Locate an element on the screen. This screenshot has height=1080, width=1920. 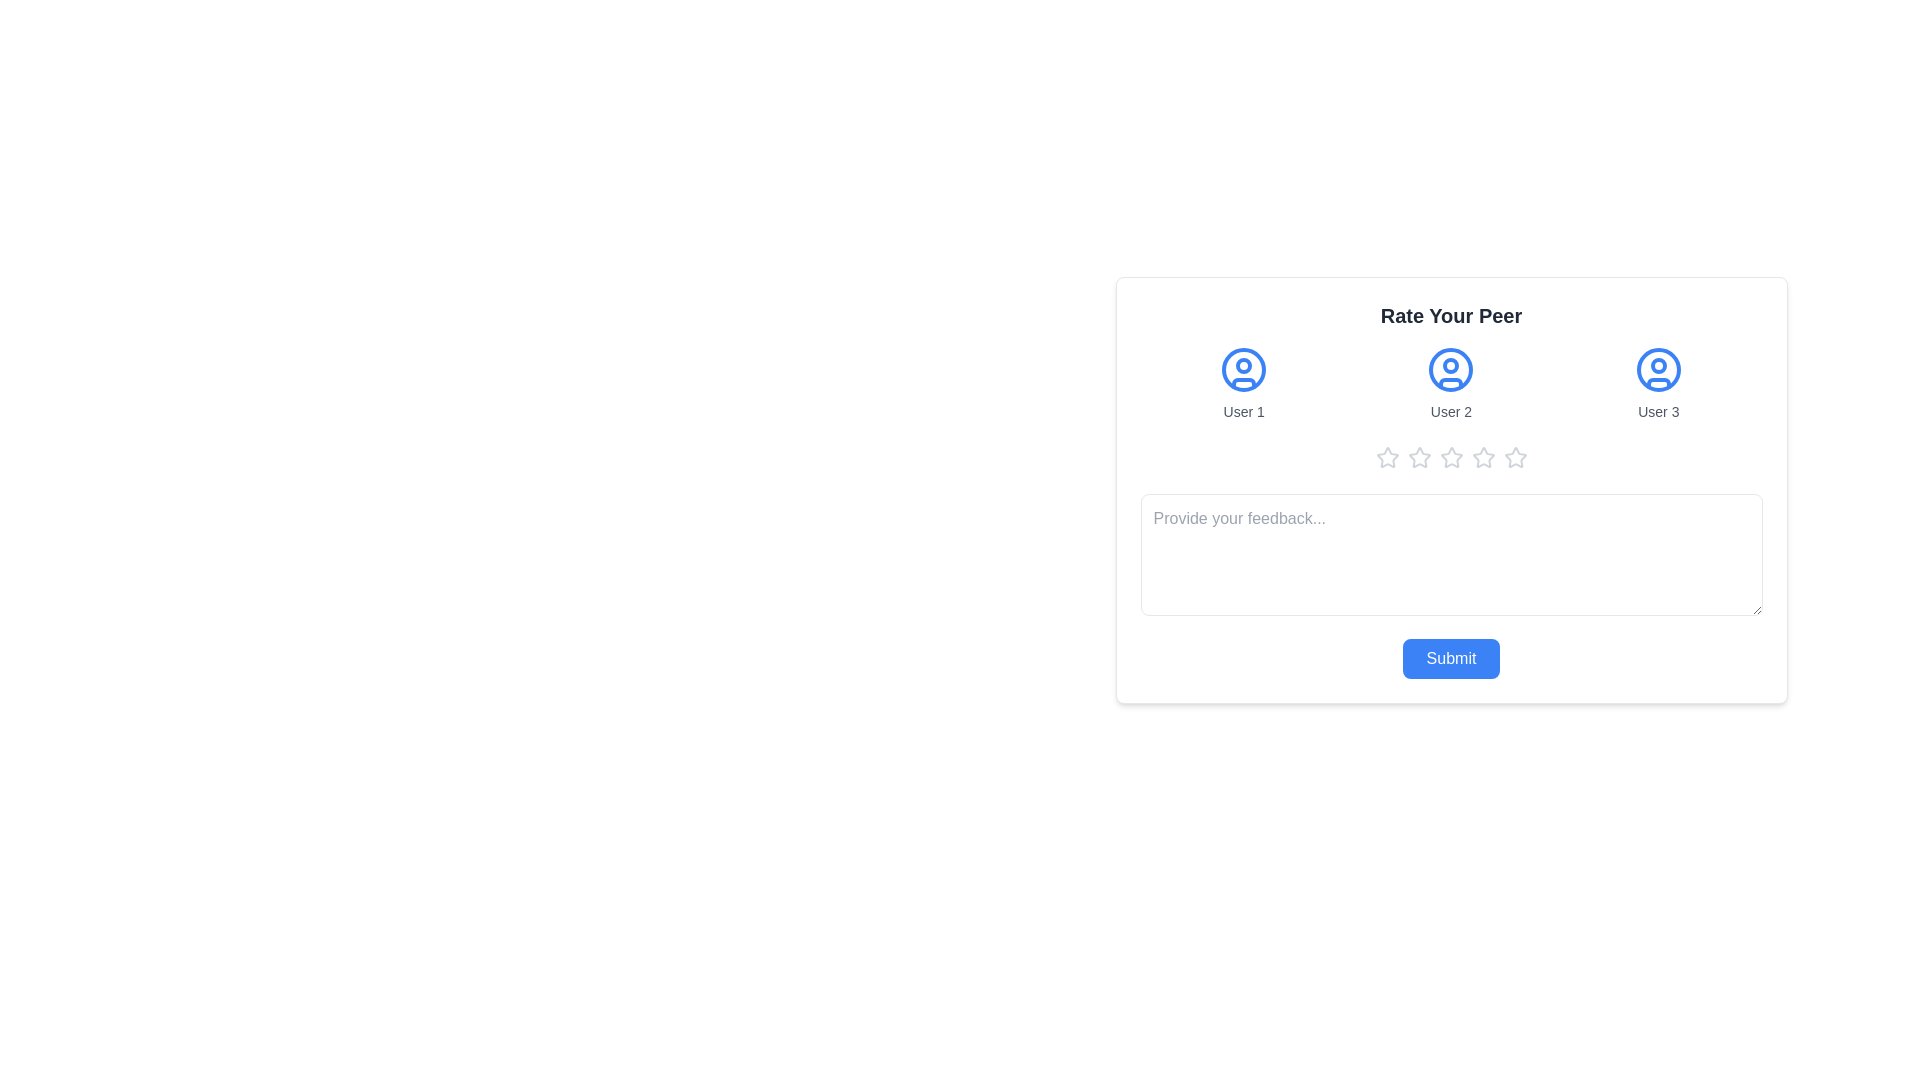
the avatar and label of User 3 is located at coordinates (1658, 384).